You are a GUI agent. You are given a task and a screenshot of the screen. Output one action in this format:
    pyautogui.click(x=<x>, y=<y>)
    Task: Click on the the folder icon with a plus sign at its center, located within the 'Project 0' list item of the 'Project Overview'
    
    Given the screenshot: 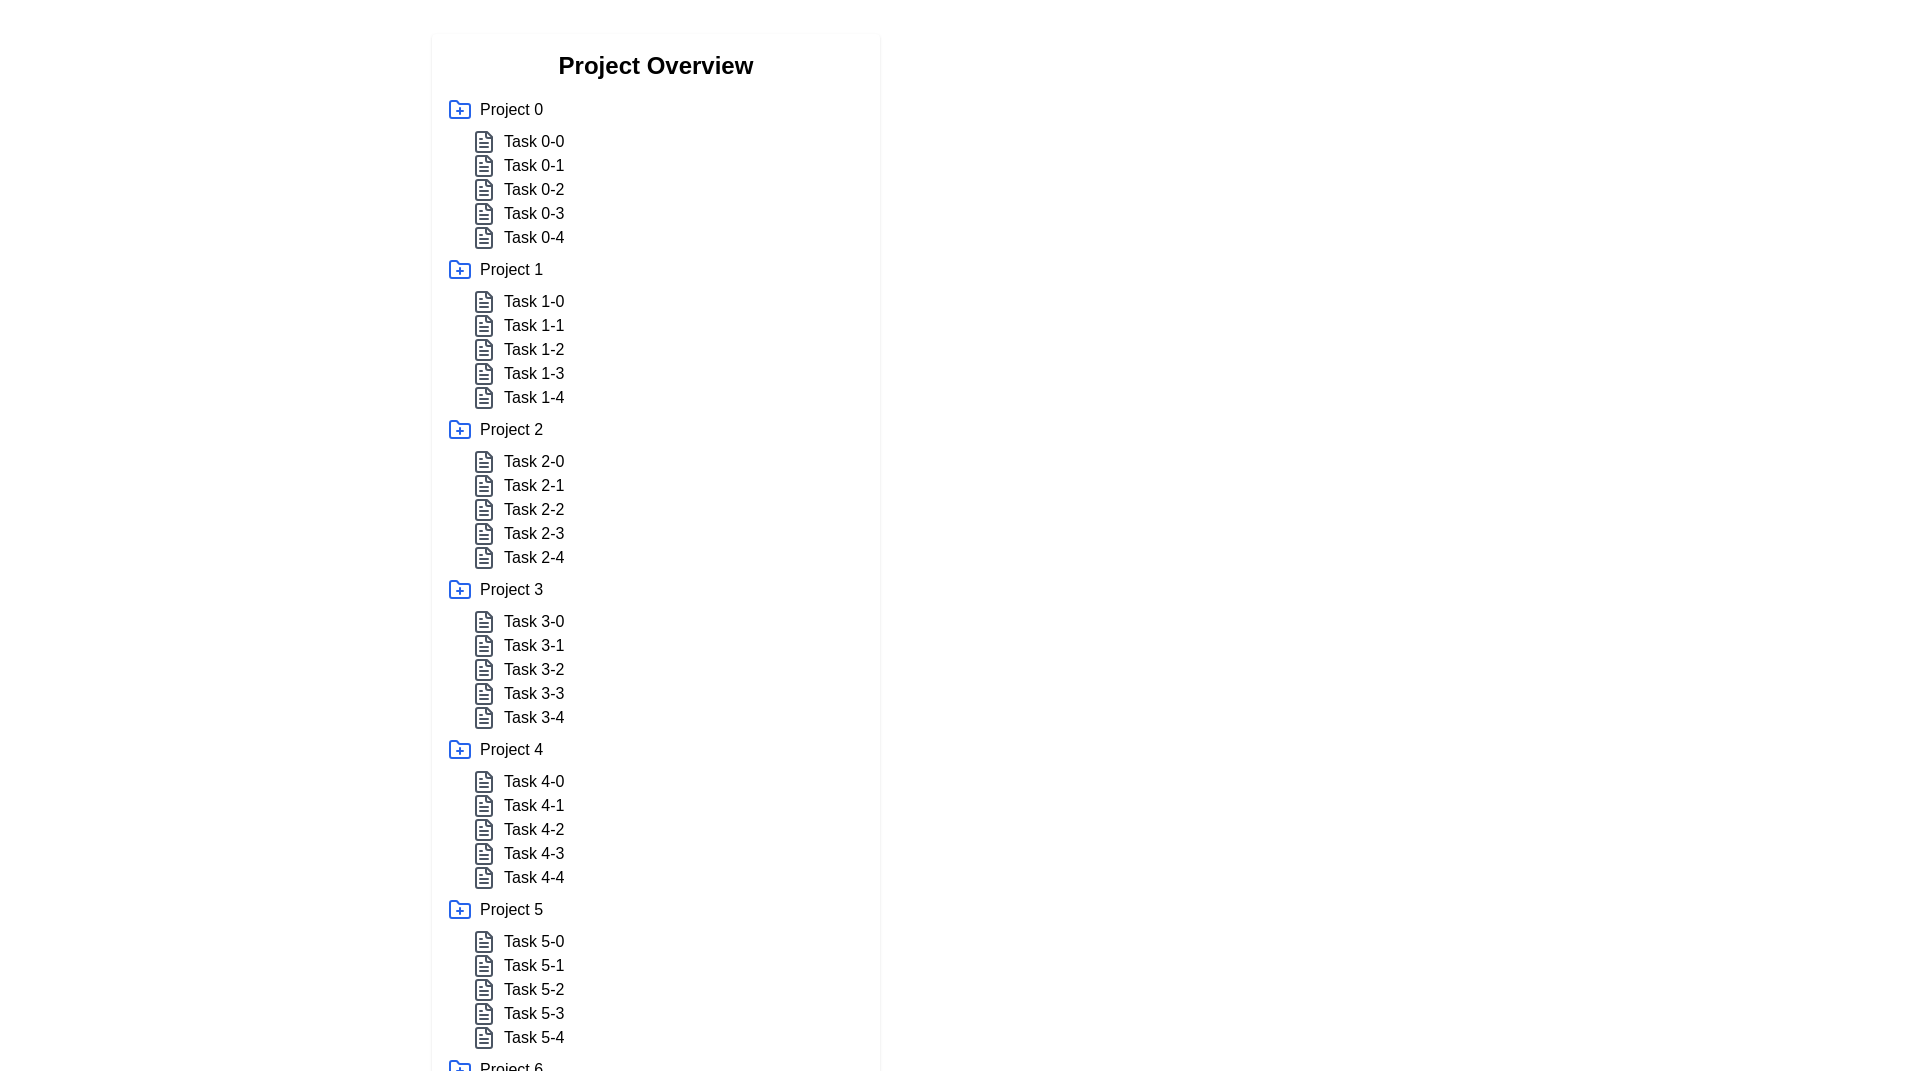 What is the action you would take?
    pyautogui.click(x=459, y=109)
    